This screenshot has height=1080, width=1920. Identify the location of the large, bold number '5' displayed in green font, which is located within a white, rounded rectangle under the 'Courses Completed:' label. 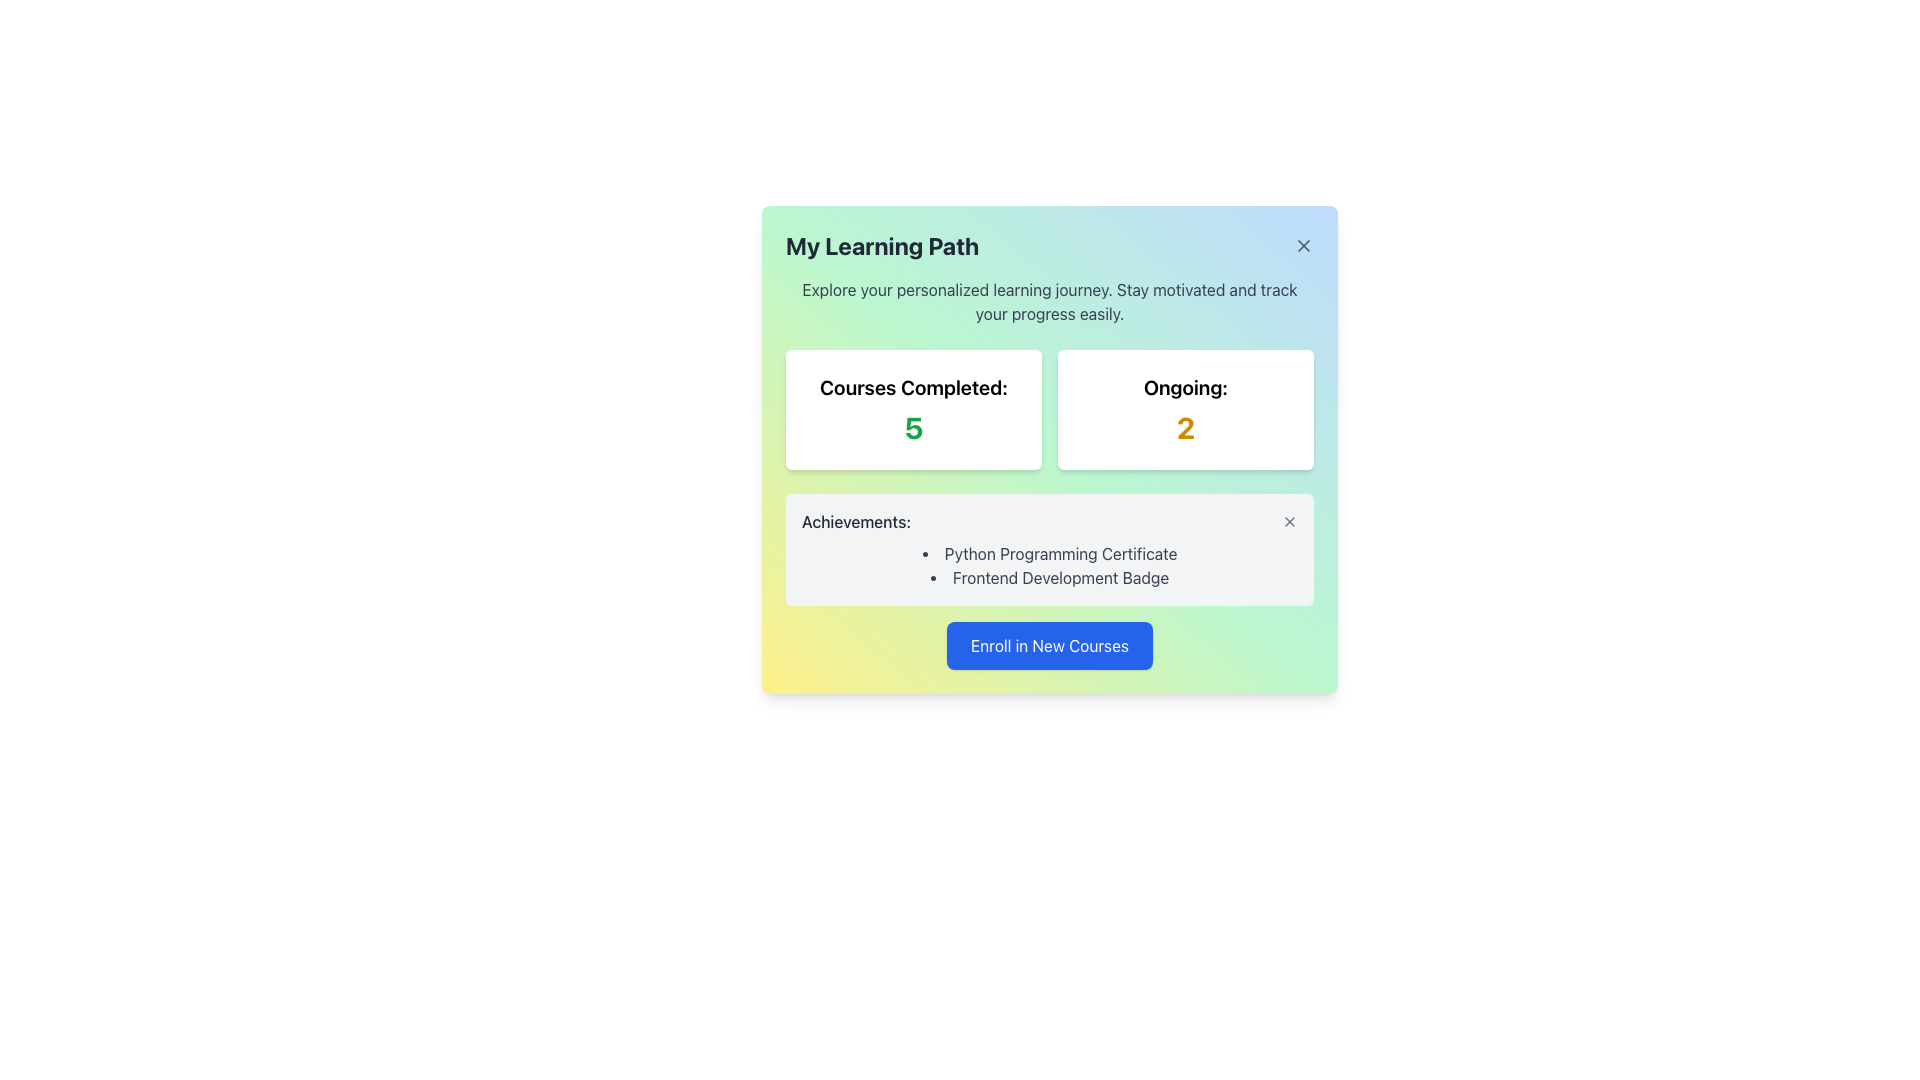
(912, 427).